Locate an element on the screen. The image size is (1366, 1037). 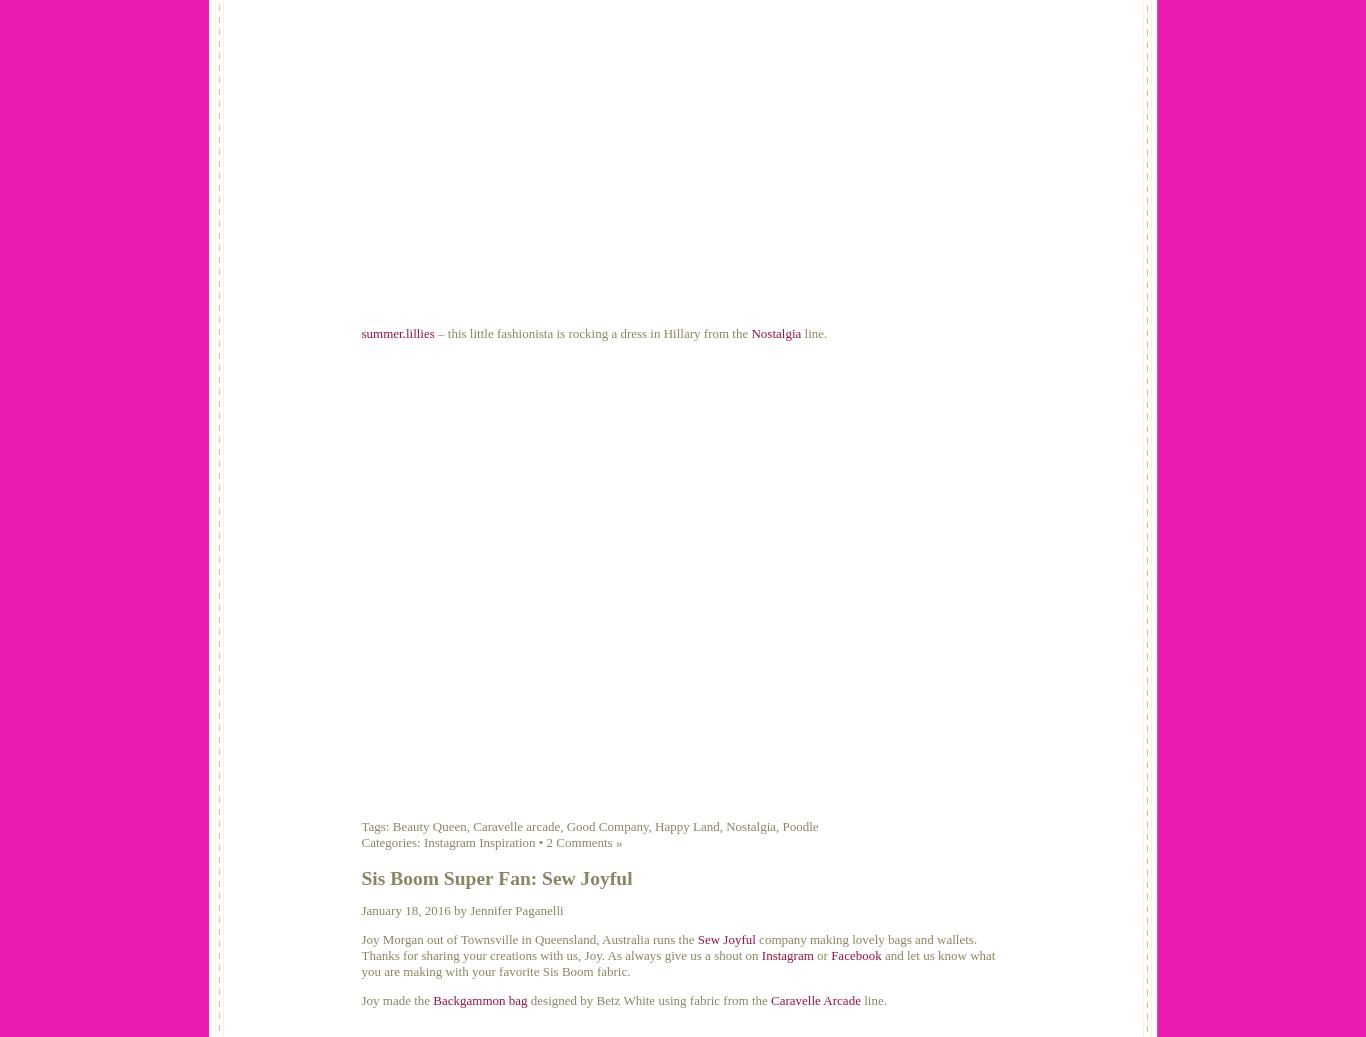
'Categories:' is located at coordinates (391, 842).